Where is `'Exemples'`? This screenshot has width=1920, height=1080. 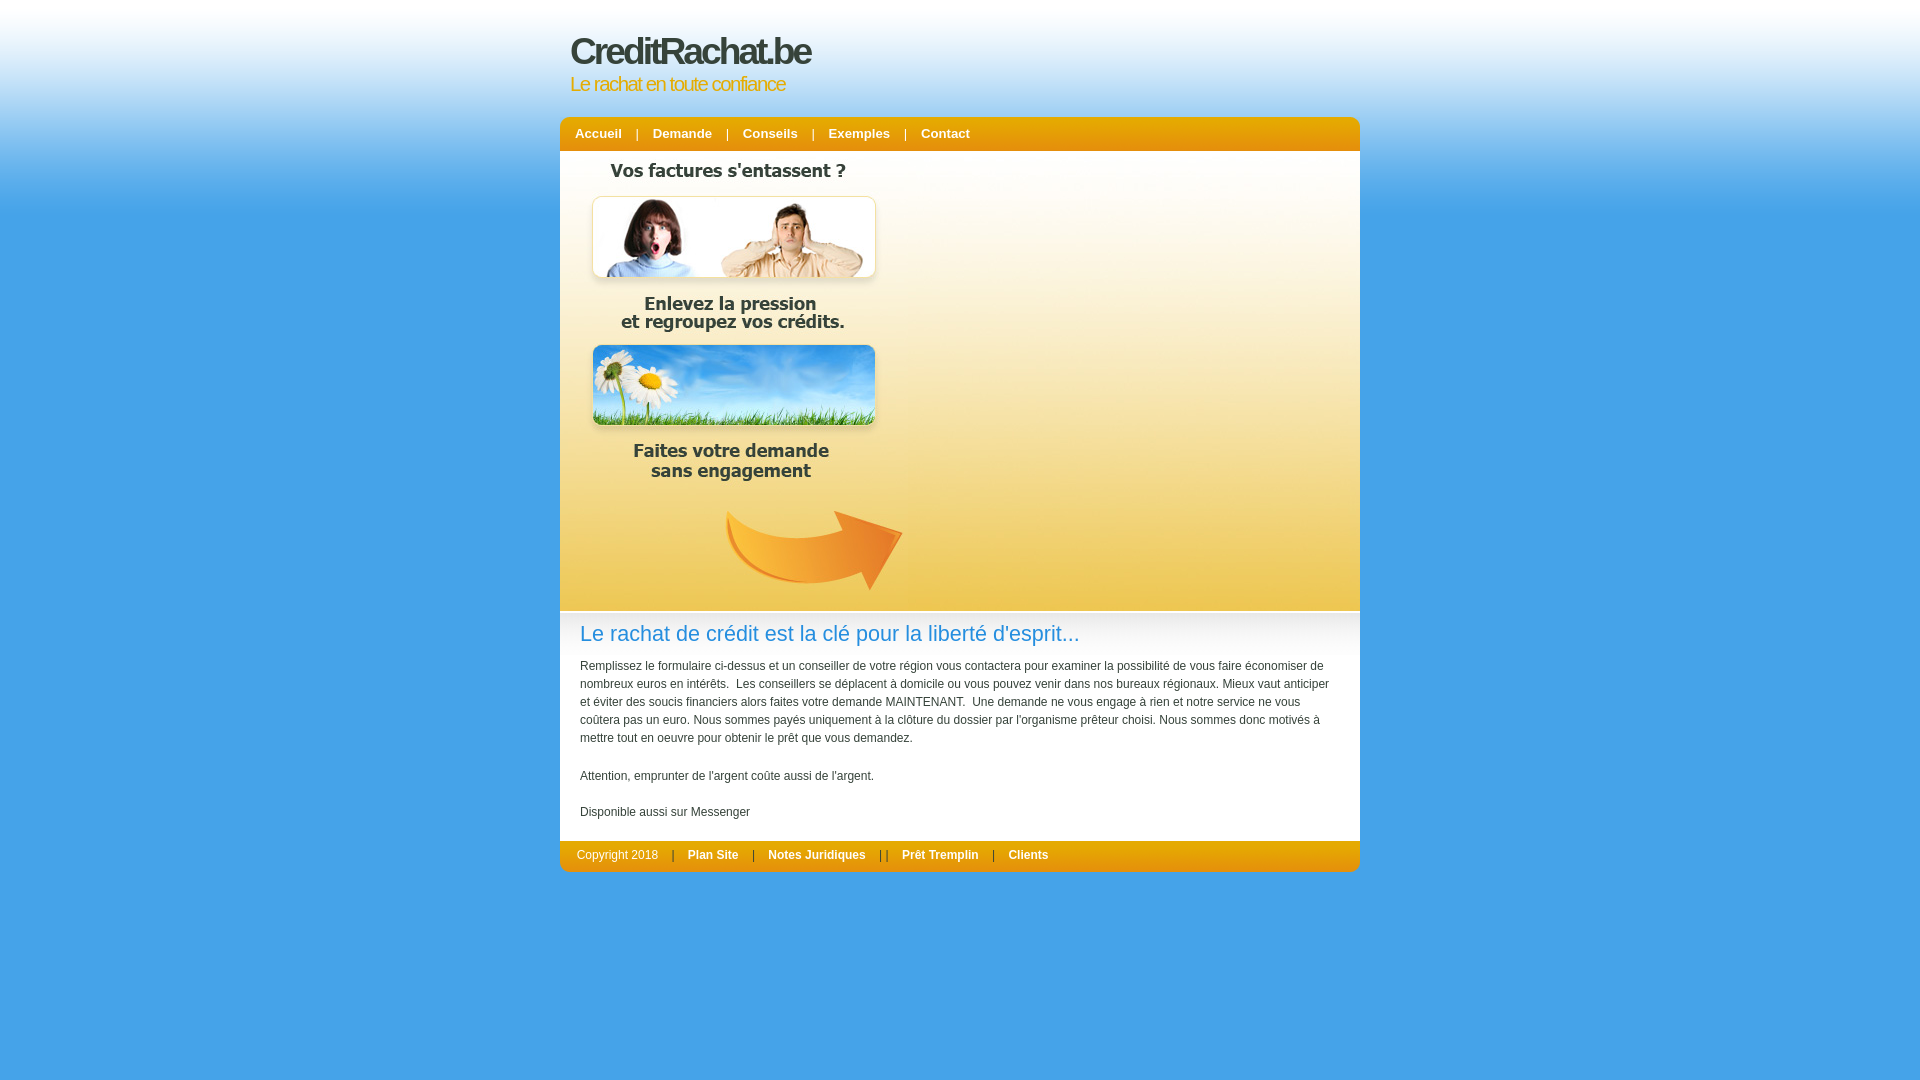
'Exemples' is located at coordinates (859, 133).